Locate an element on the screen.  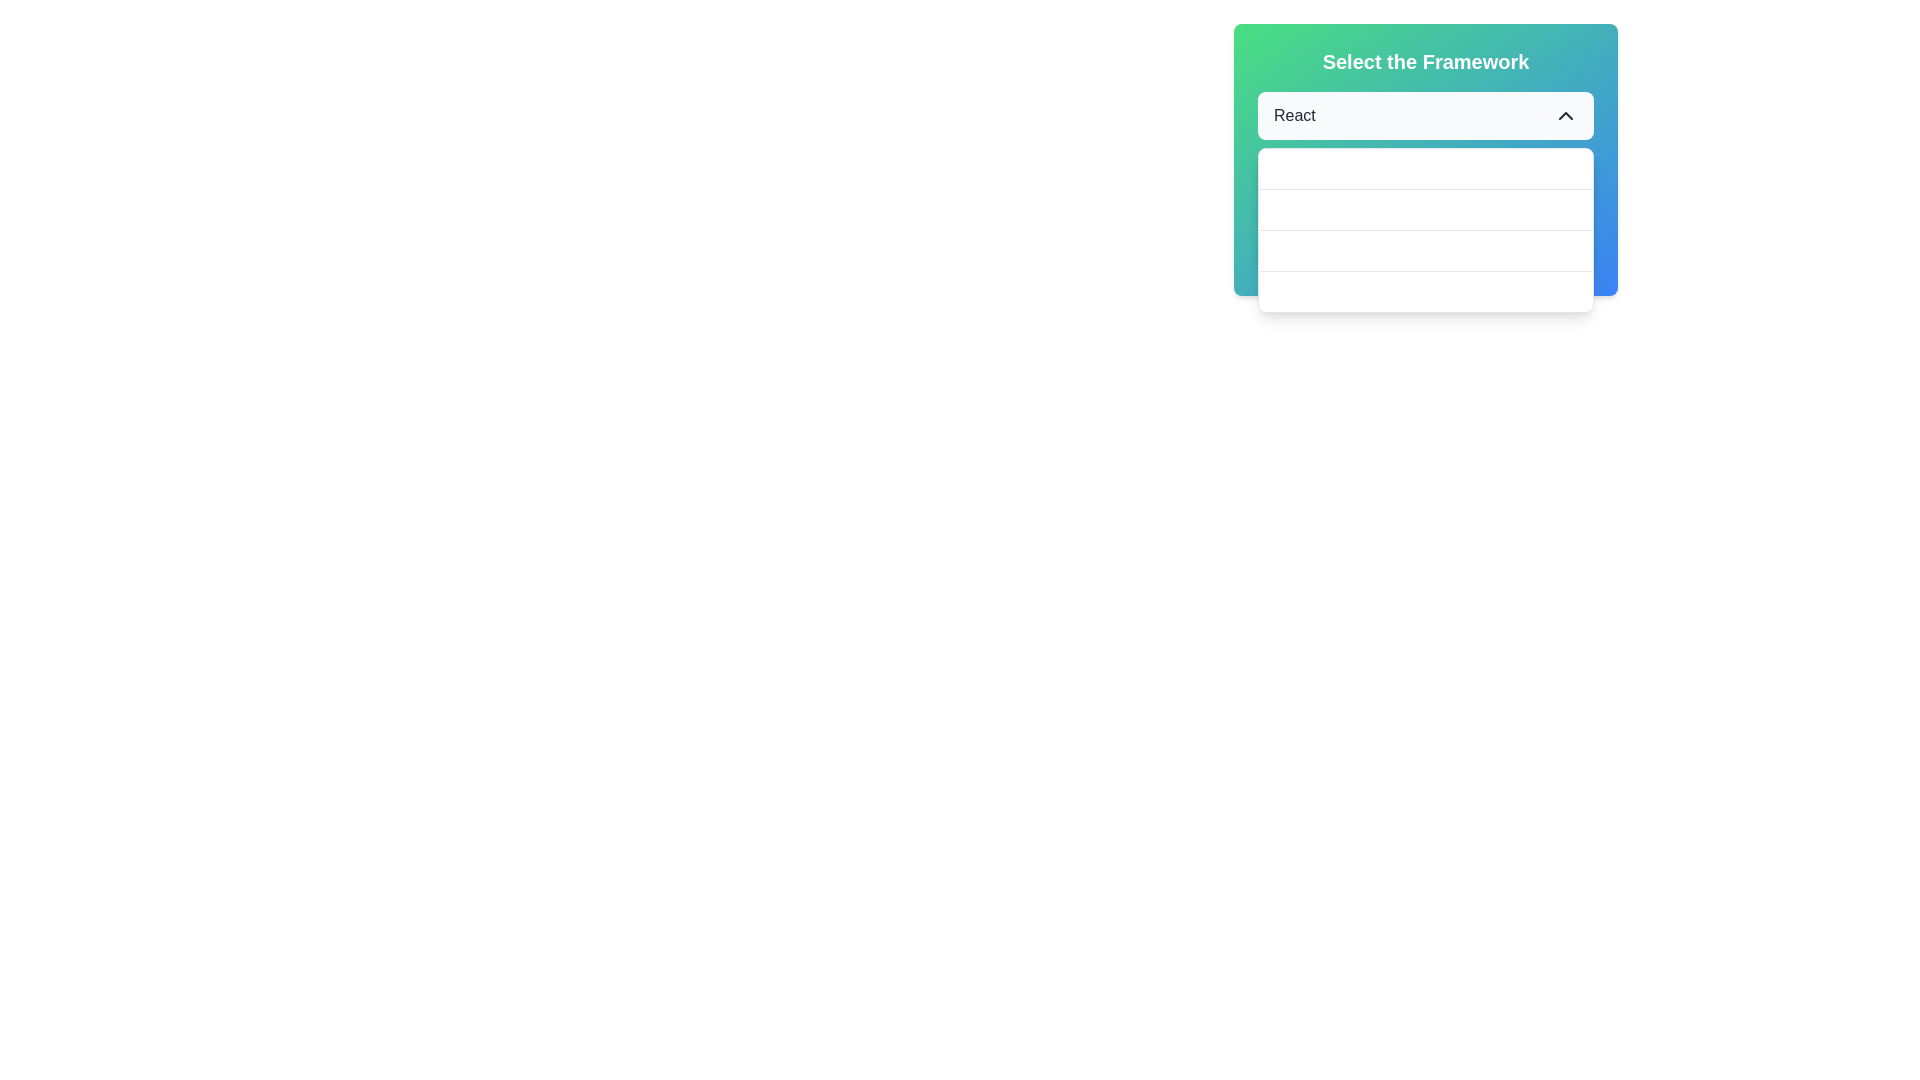
the third item in the dropdown menu is located at coordinates (1424, 250).